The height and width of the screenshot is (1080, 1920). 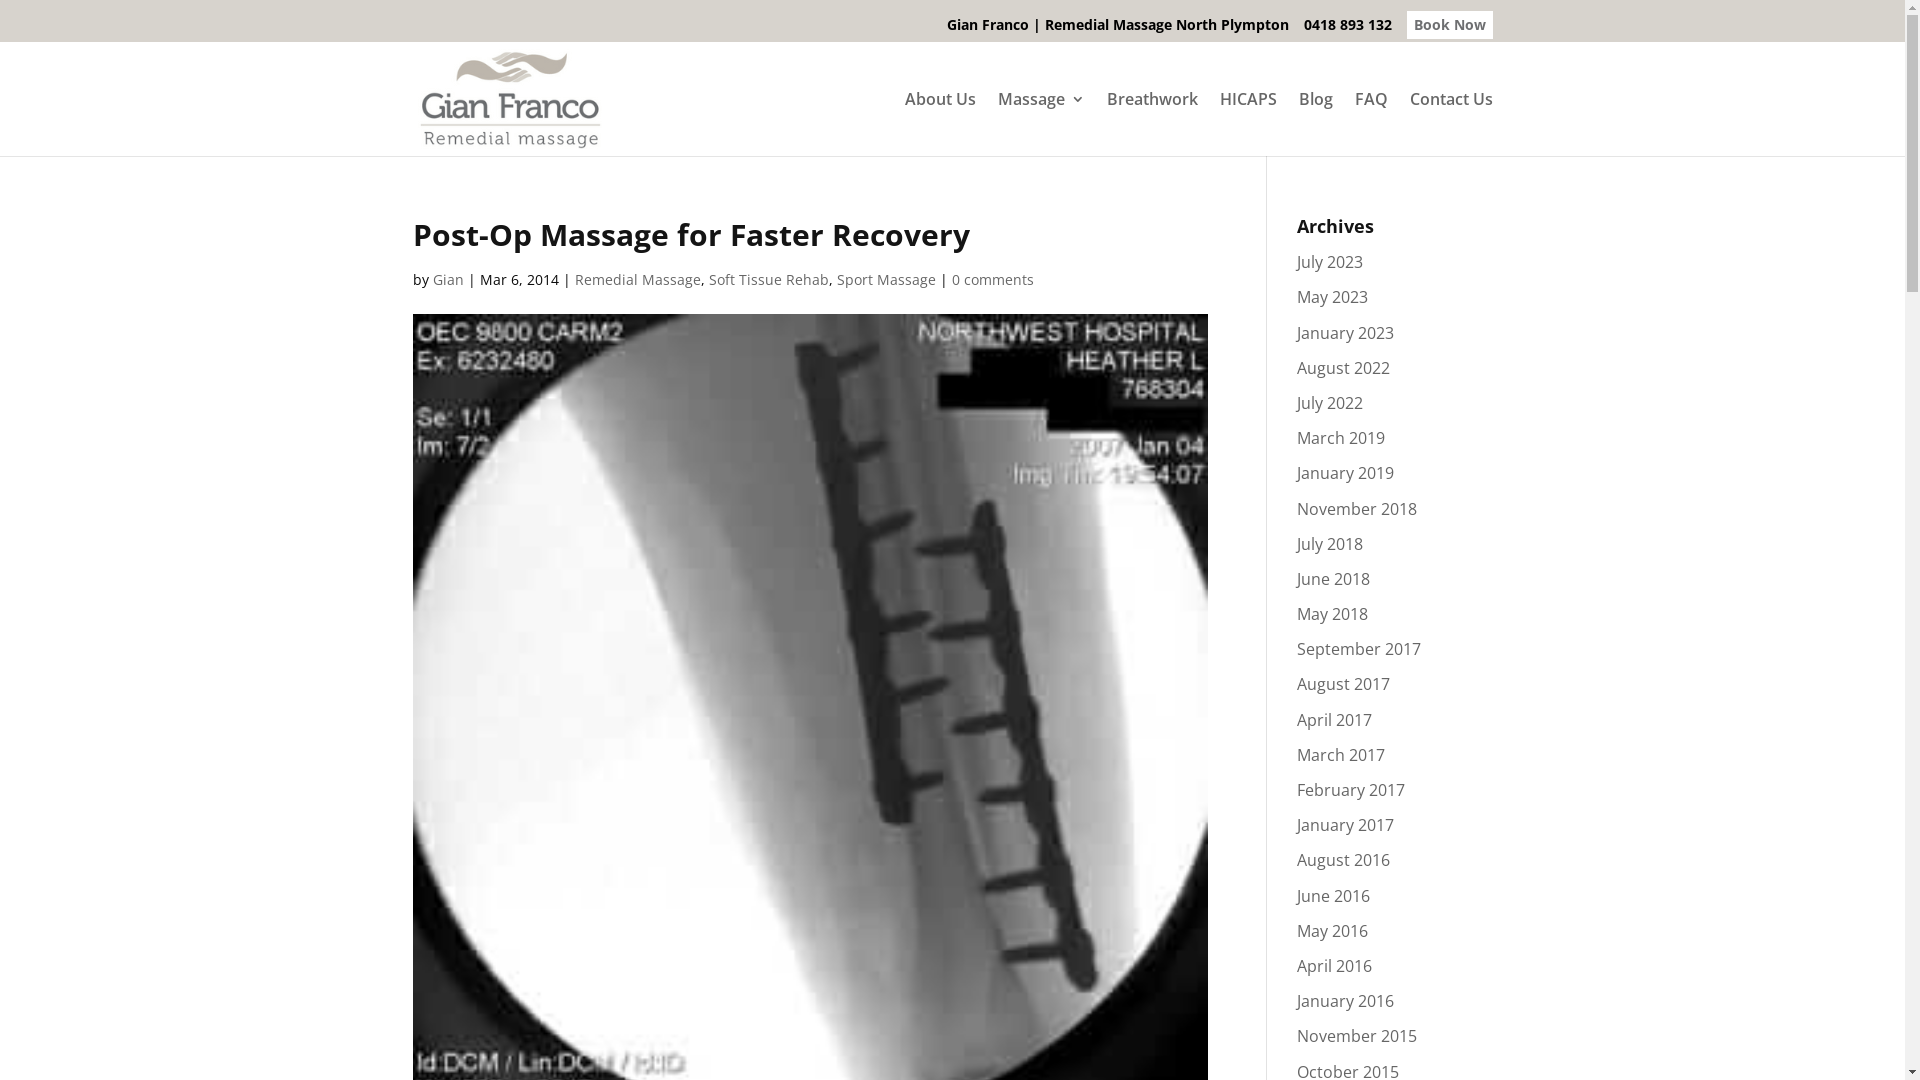 I want to click on 'January 2016', so click(x=1296, y=1001).